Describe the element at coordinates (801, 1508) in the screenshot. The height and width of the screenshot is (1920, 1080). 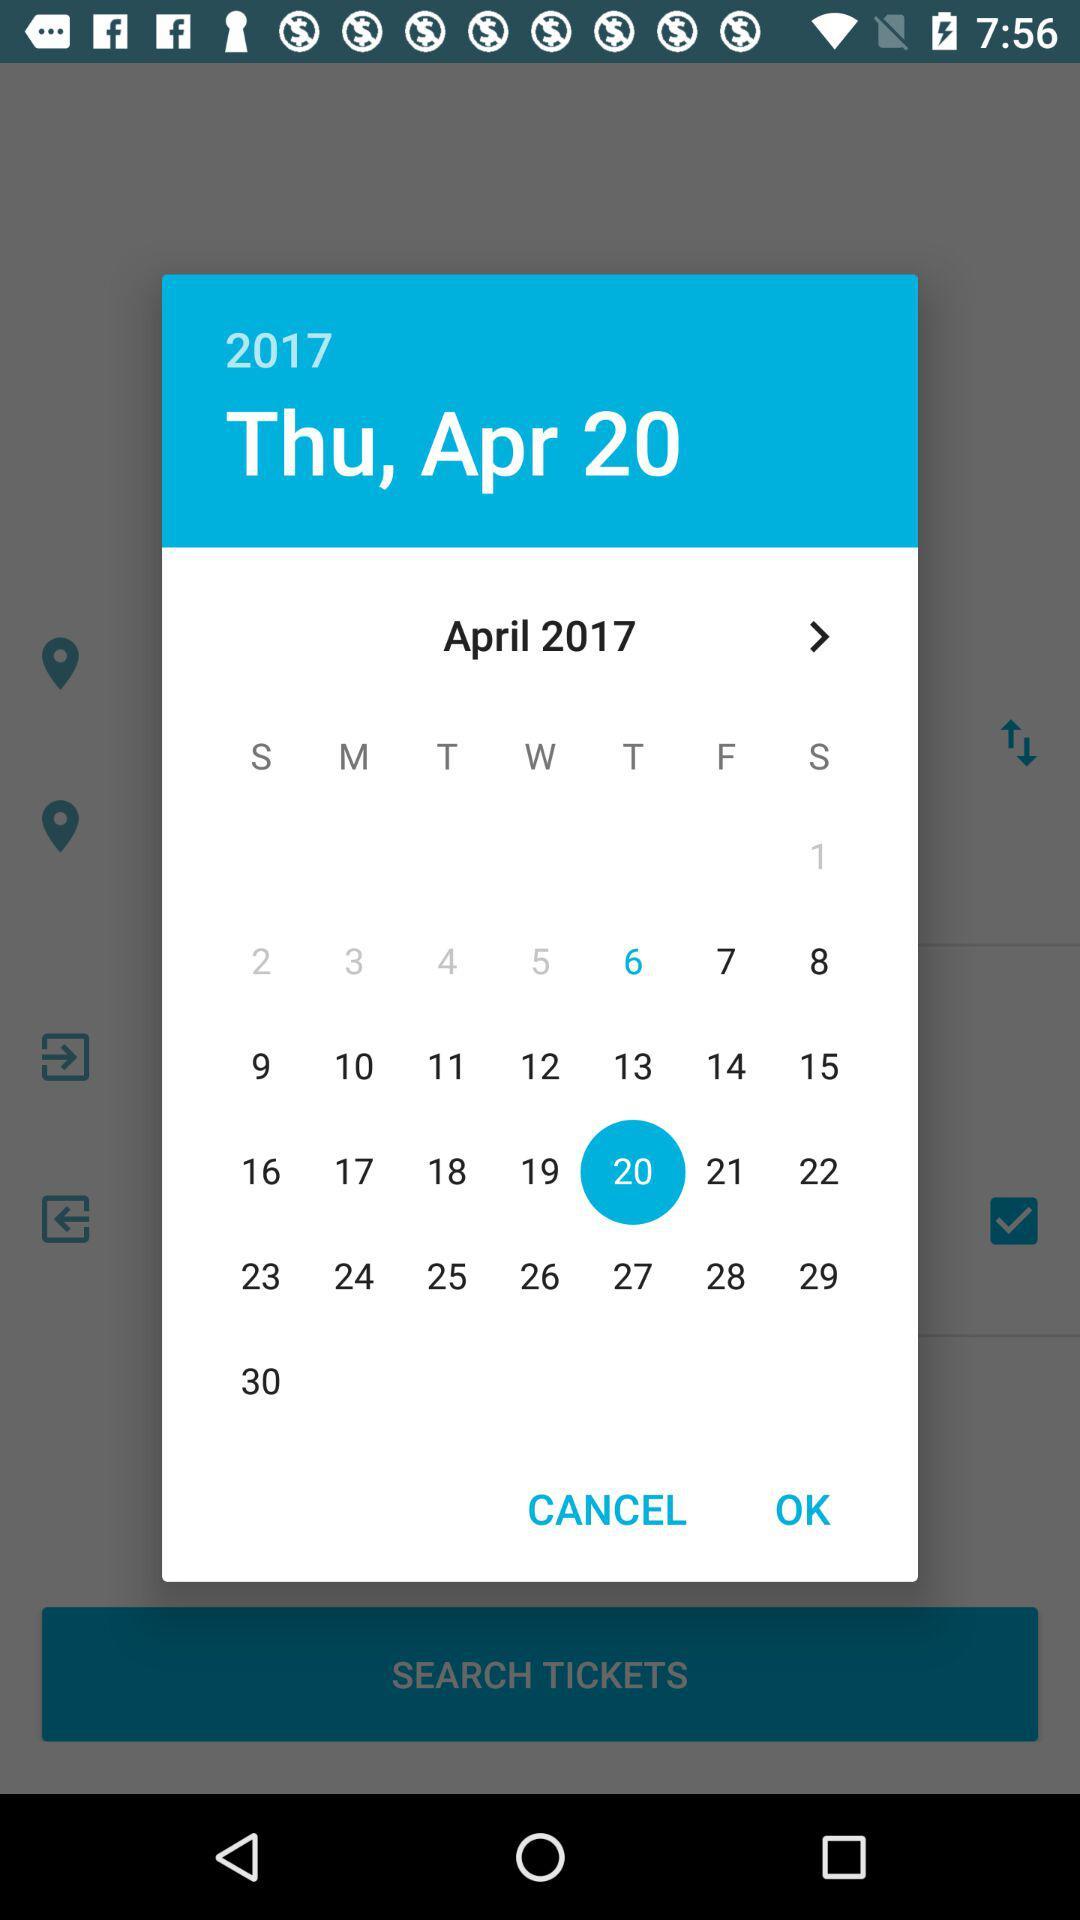
I see `ok icon` at that location.